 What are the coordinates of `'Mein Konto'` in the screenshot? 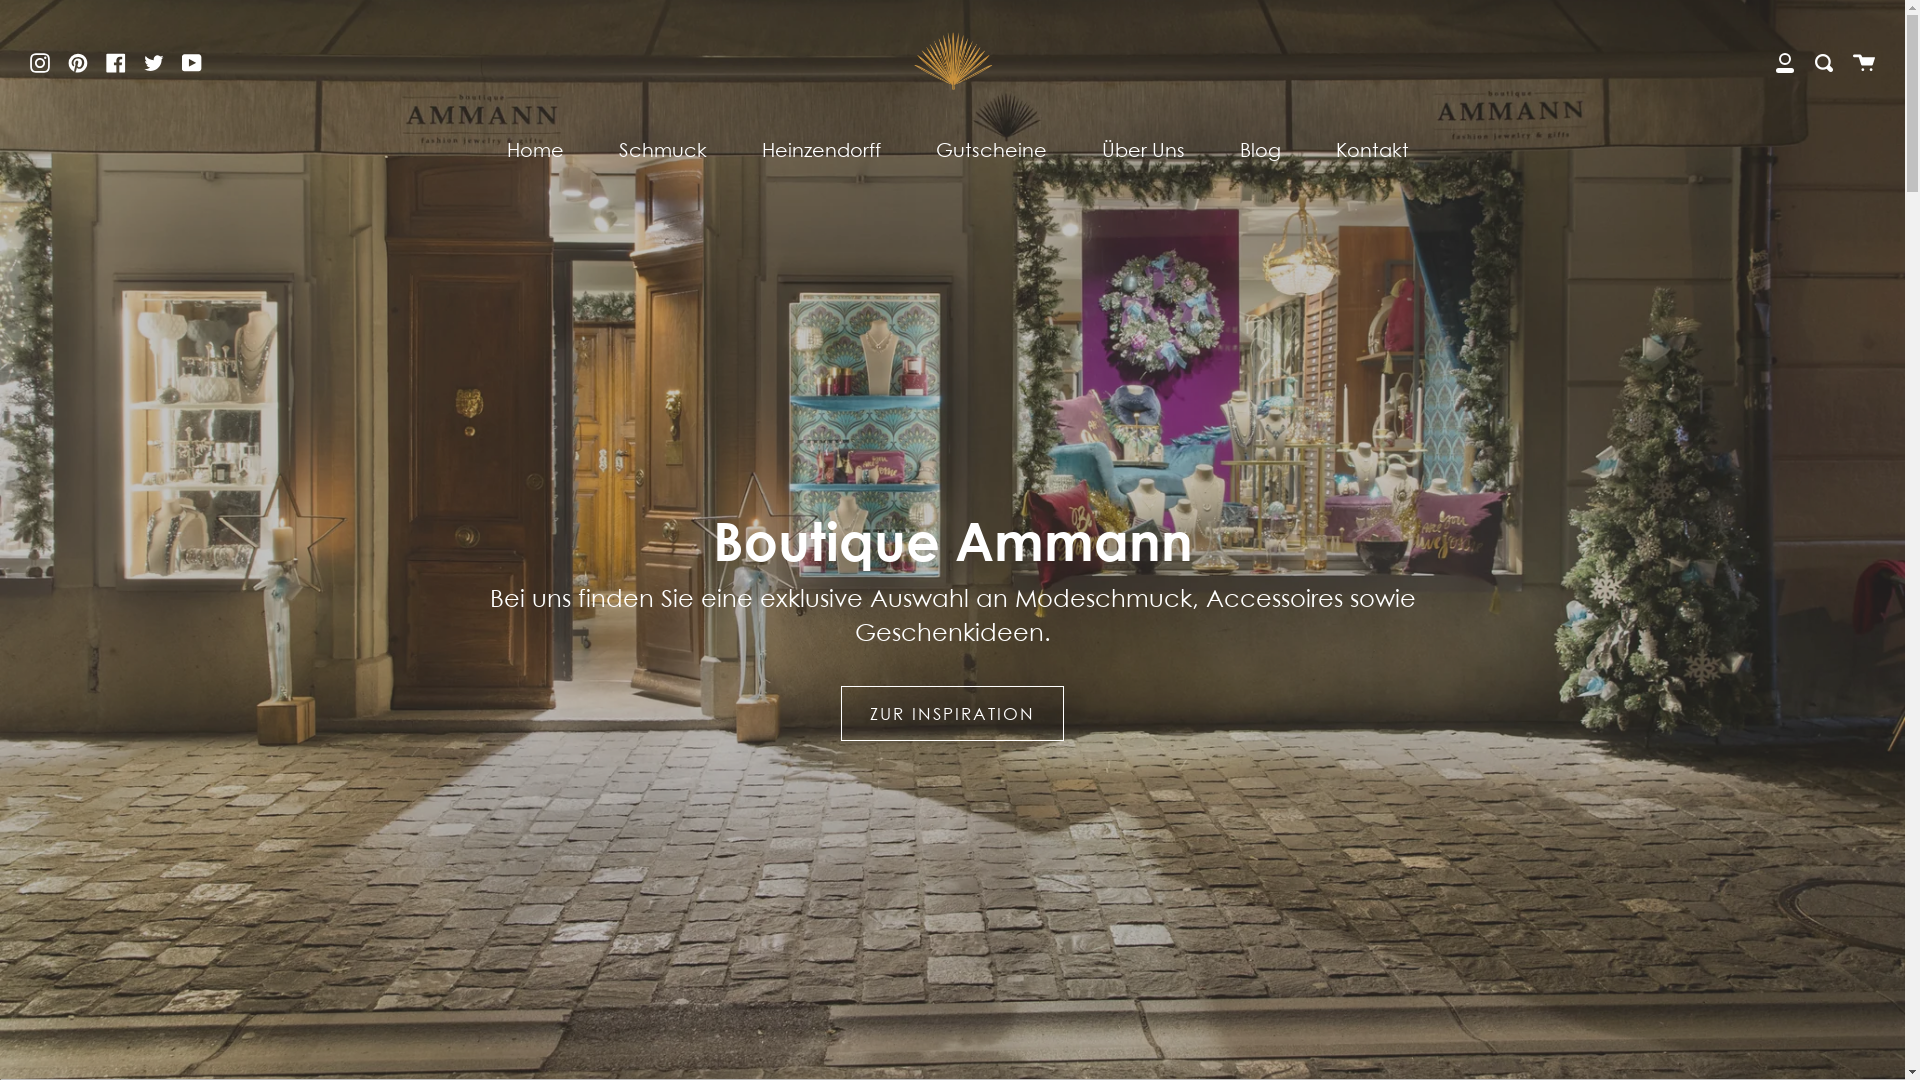 It's located at (1785, 60).